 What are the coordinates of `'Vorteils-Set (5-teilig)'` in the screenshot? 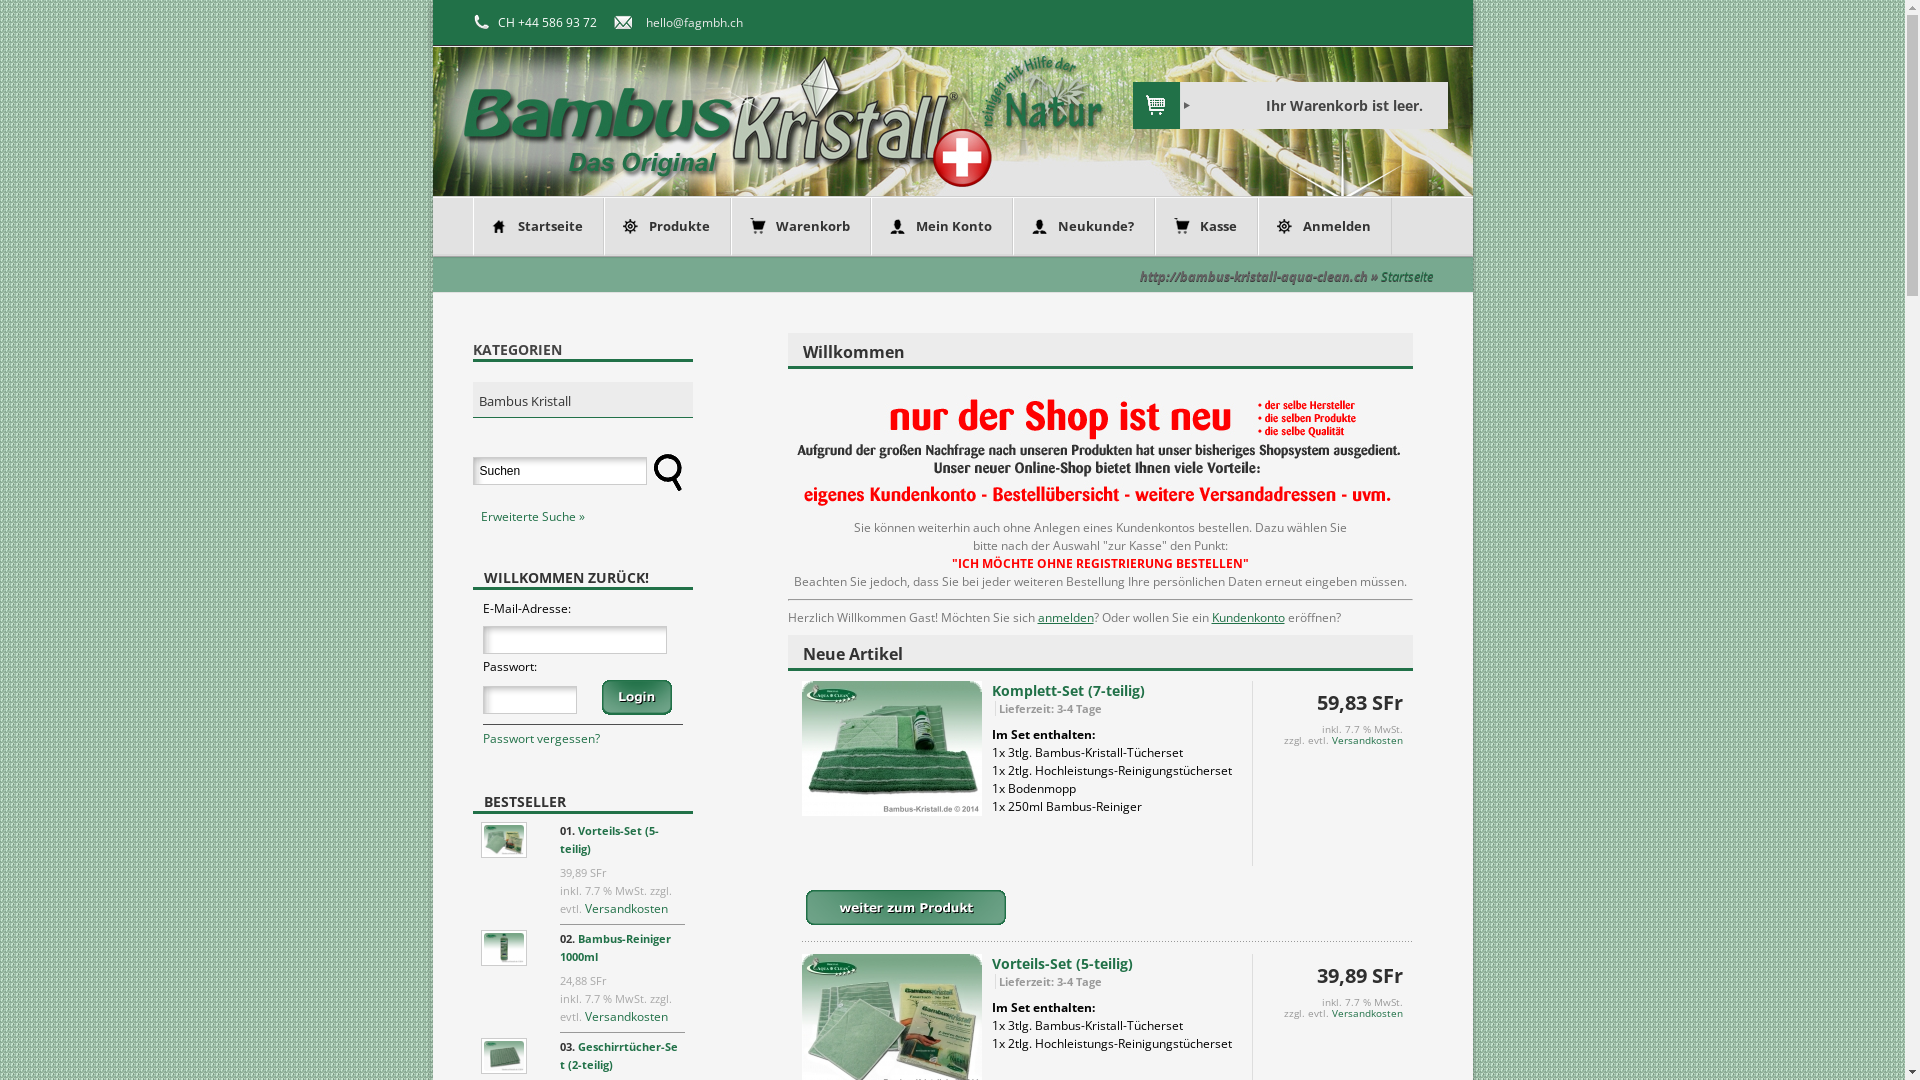 It's located at (1061, 962).